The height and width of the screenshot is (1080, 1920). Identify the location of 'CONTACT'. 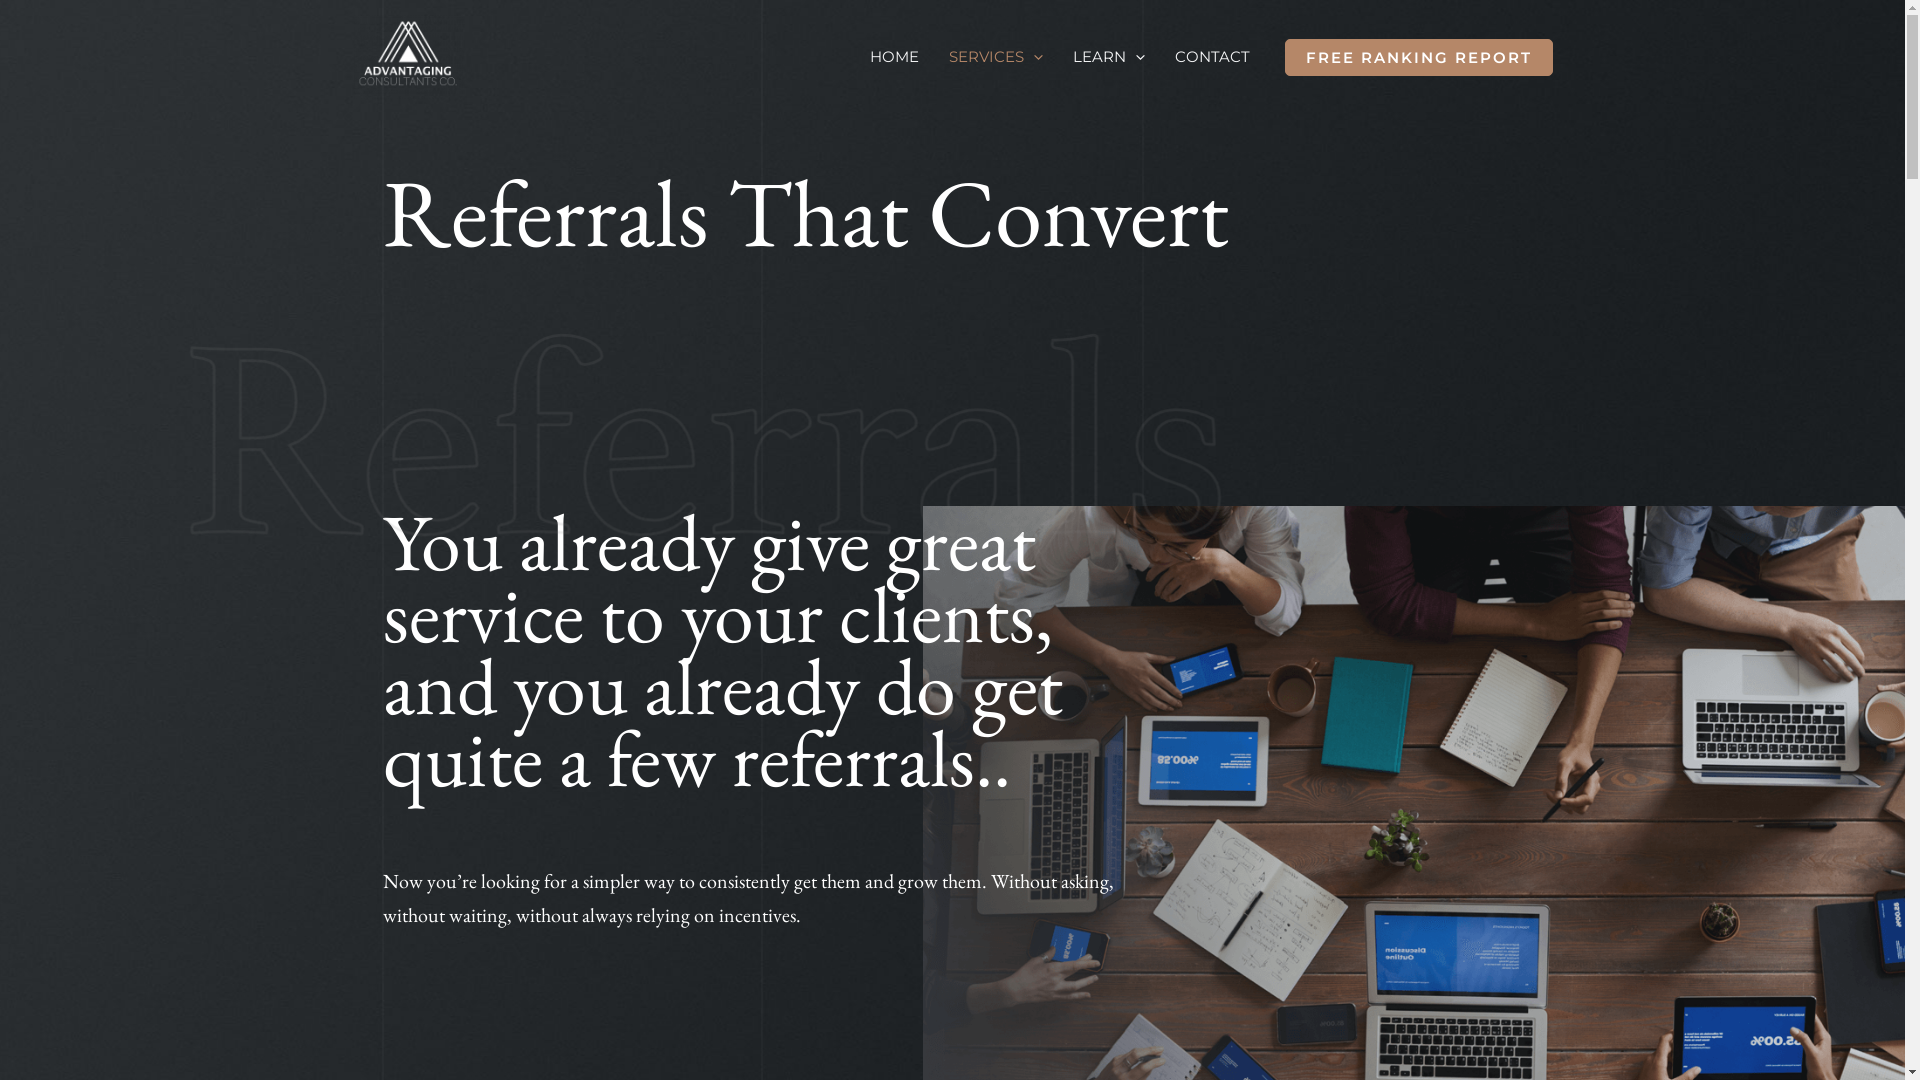
(1211, 56).